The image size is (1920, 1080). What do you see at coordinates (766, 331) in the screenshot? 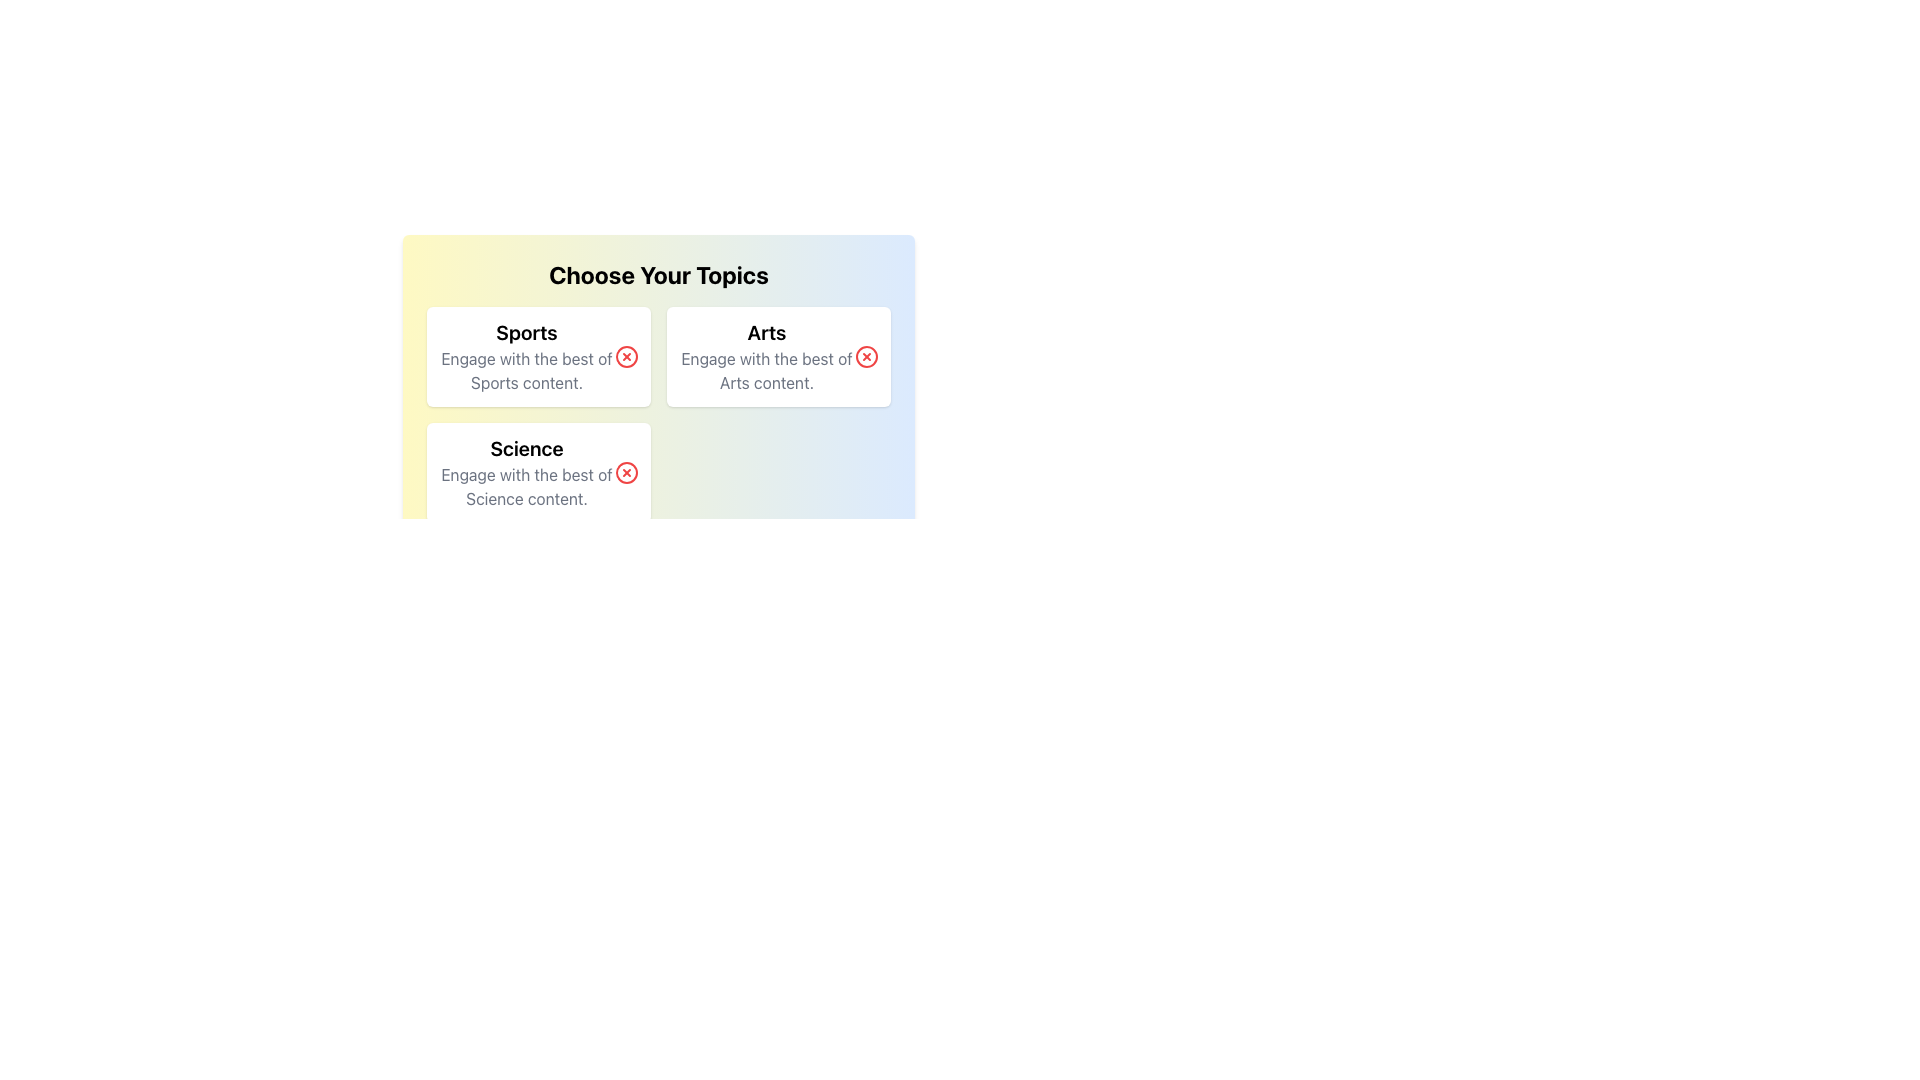
I see `the 'Arts' title text label located in the top-right card of the vertical list of cards, which identifies the section topic` at bounding box center [766, 331].